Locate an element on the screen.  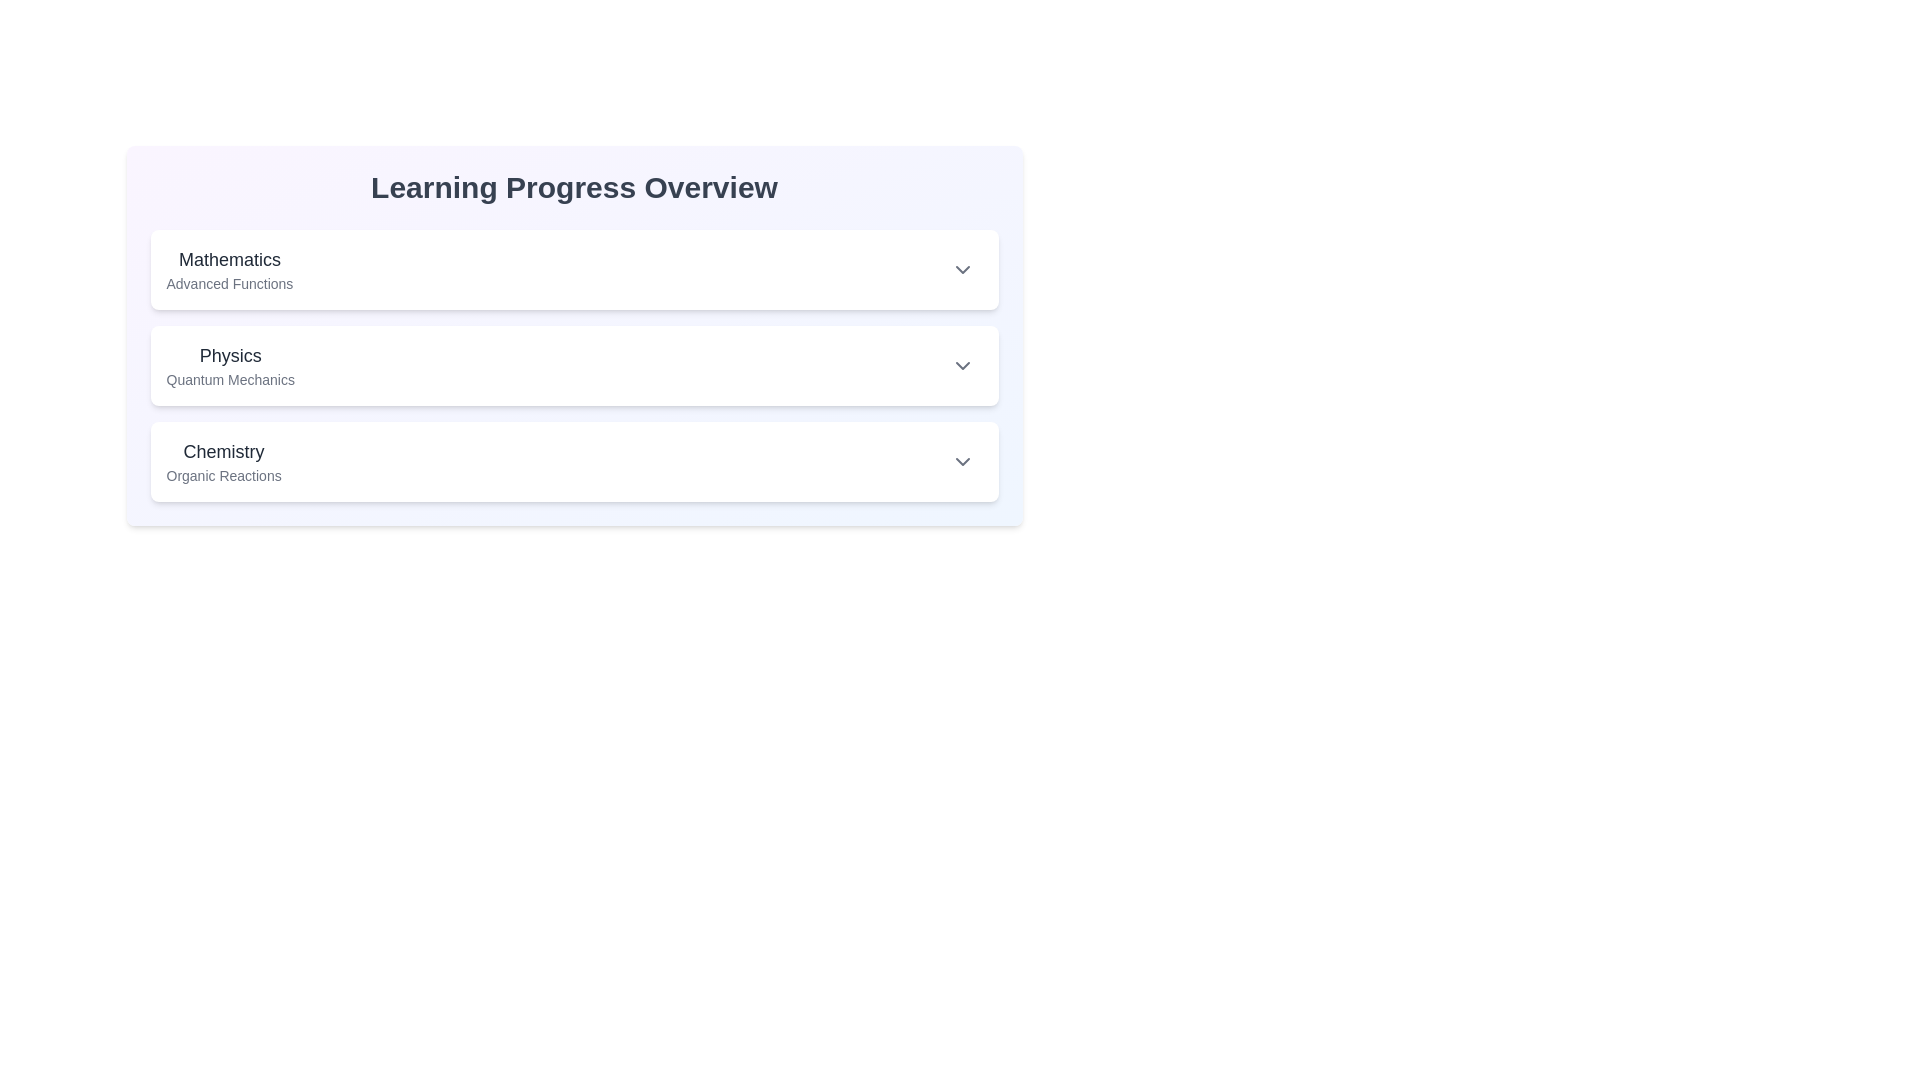
the 'Quantum Mechanics' text label, which is a descriptive subheading under the 'Physics' heading in the second collapsible section of the overview list is located at coordinates (230, 380).